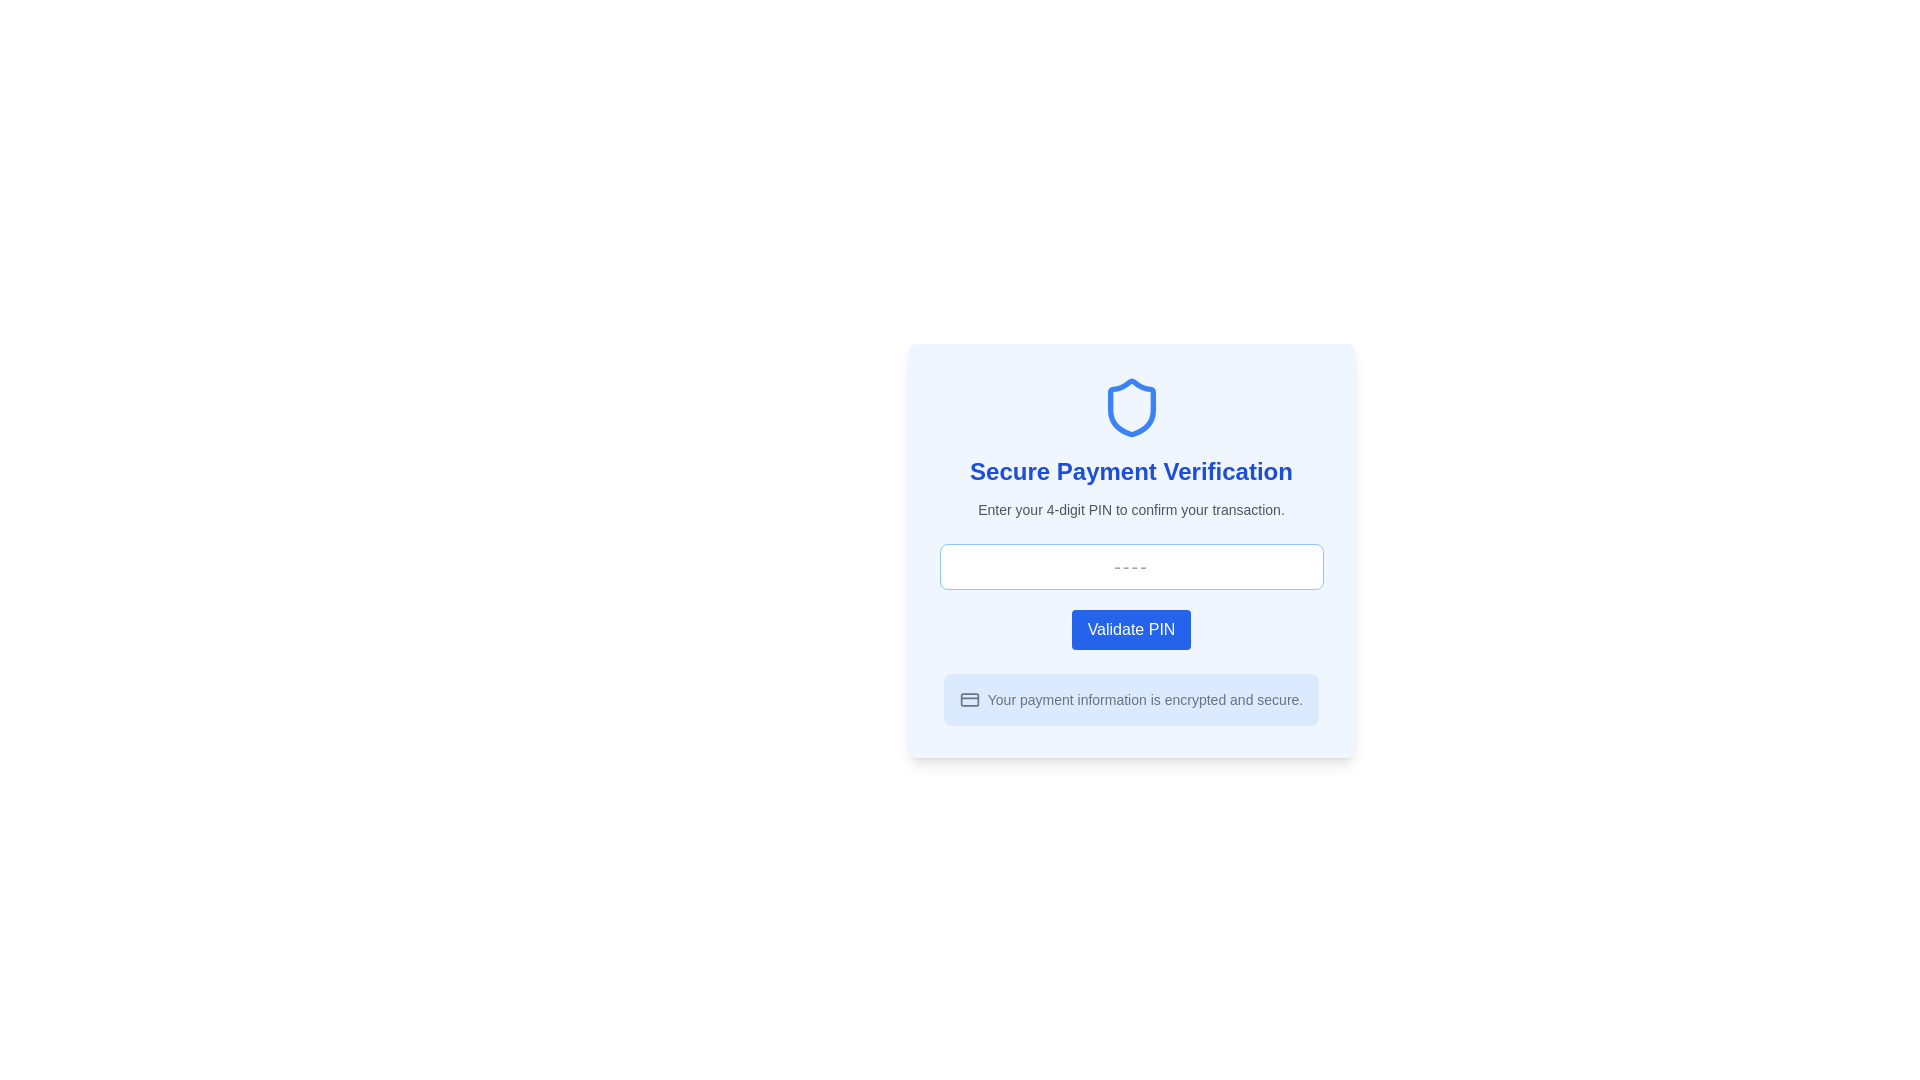  What do you see at coordinates (969, 698) in the screenshot?
I see `the security and encryption icon located to the left of the text 'Your payment information is encrypted and secure' in the notification bar at the bottom of the card UI` at bounding box center [969, 698].